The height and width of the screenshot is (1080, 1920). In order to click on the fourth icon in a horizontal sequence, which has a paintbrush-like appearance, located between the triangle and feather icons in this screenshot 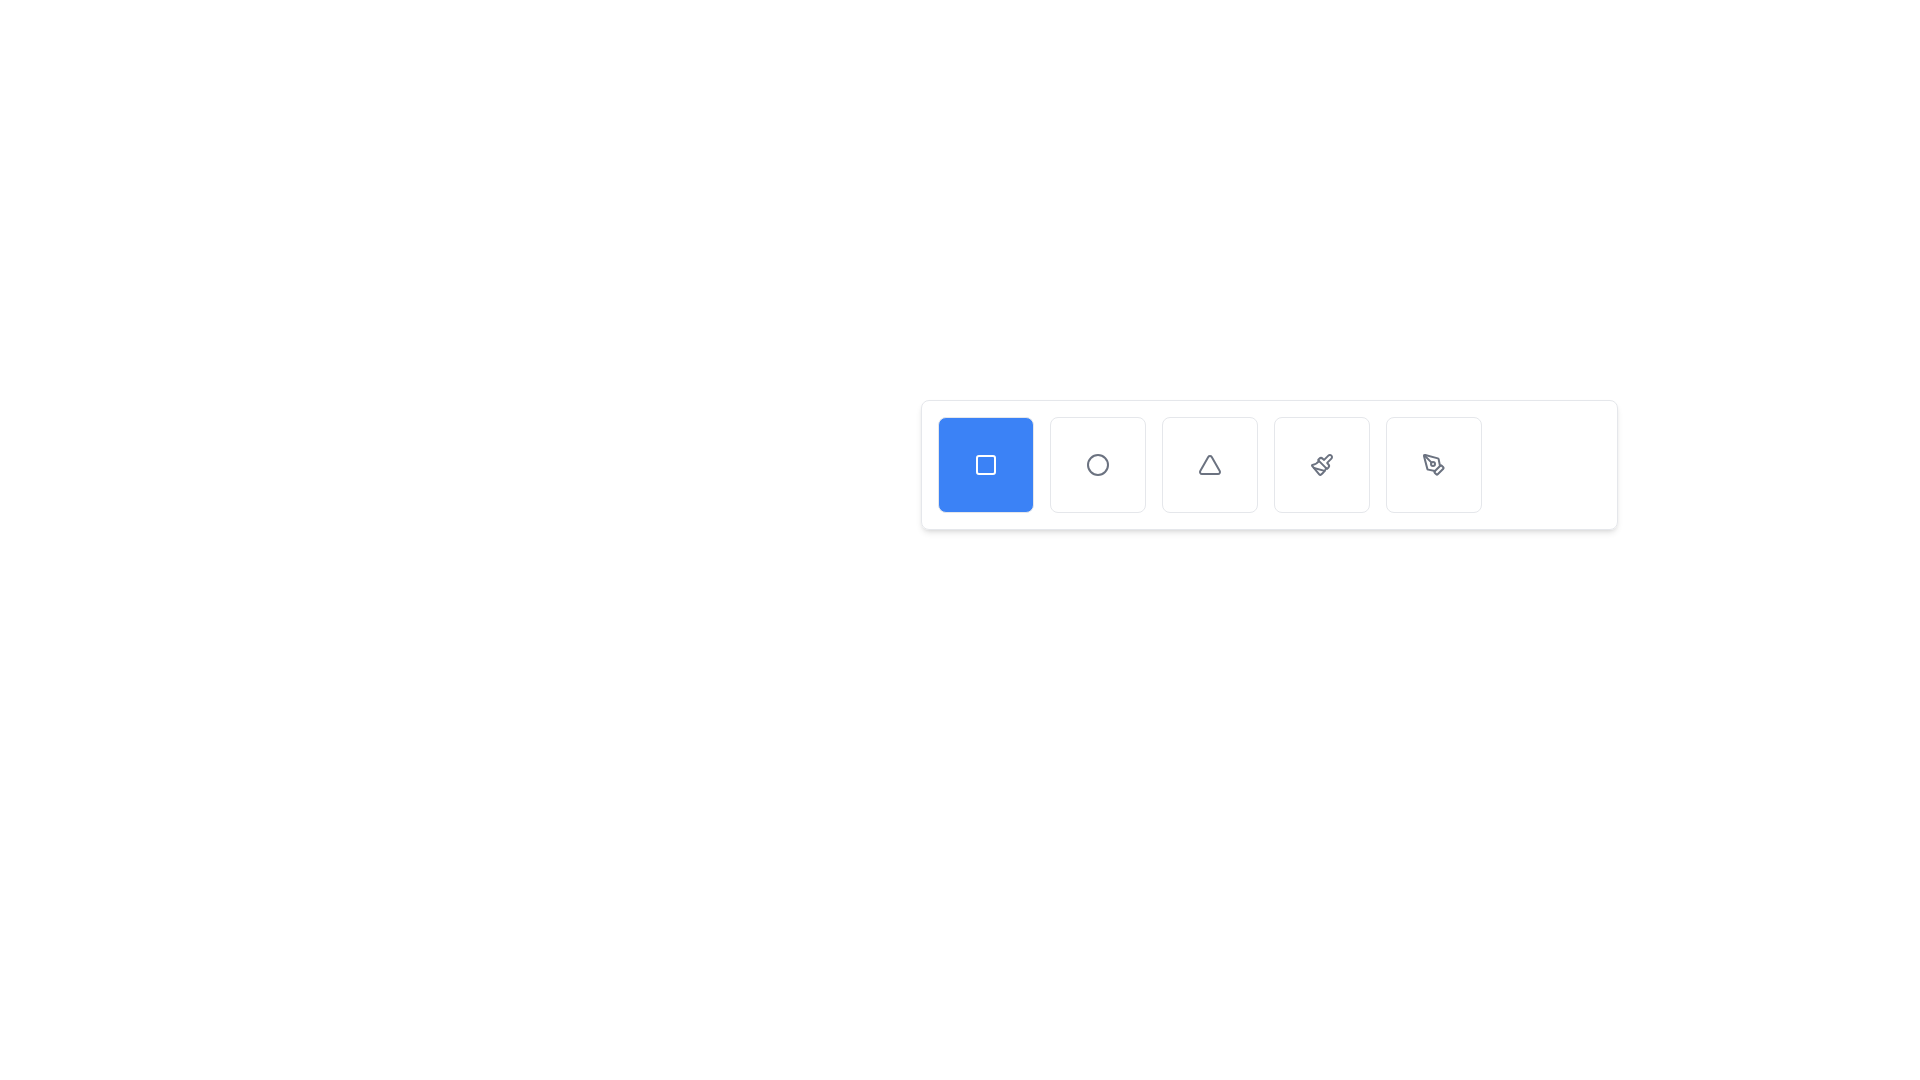, I will do `click(1325, 461)`.